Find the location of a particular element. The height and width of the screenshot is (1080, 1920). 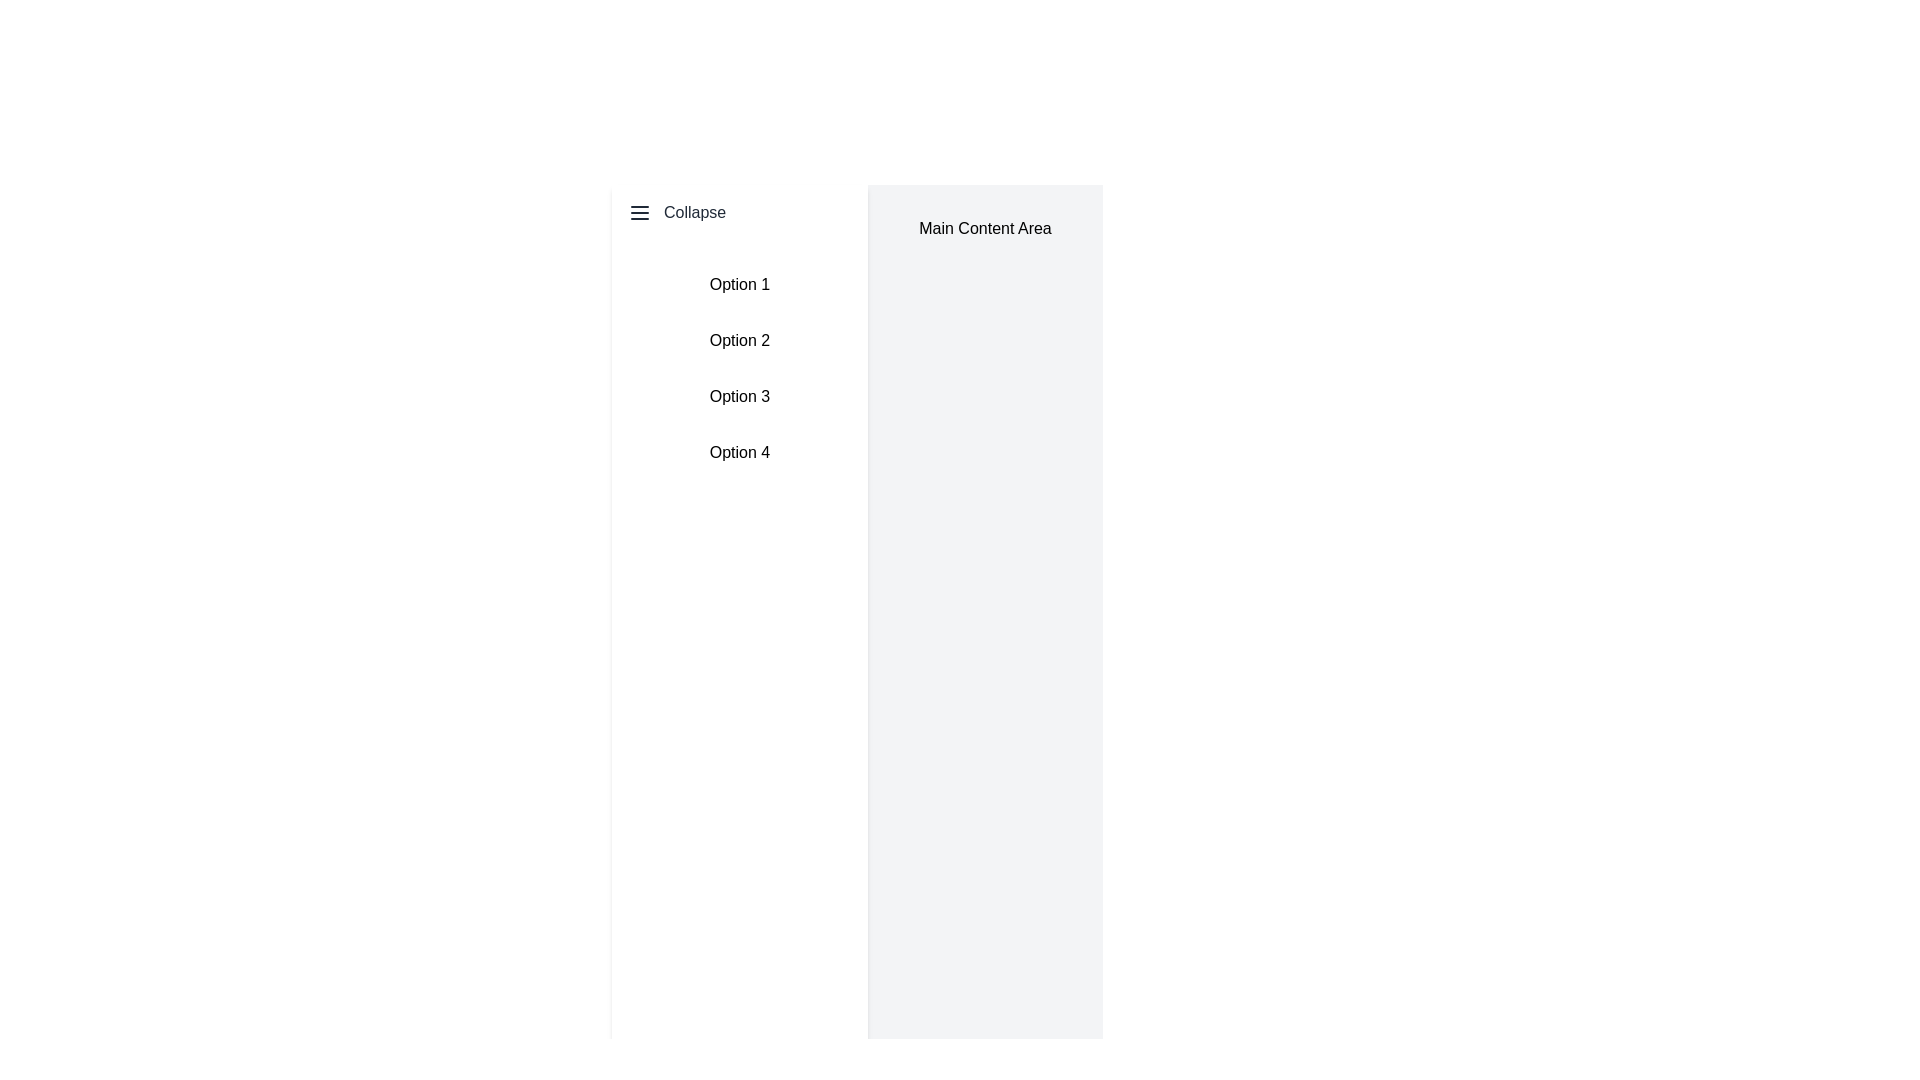

the icon located at the top-left corner of the interface, next to the text 'Collapse', to enhance accessibility is located at coordinates (638, 212).